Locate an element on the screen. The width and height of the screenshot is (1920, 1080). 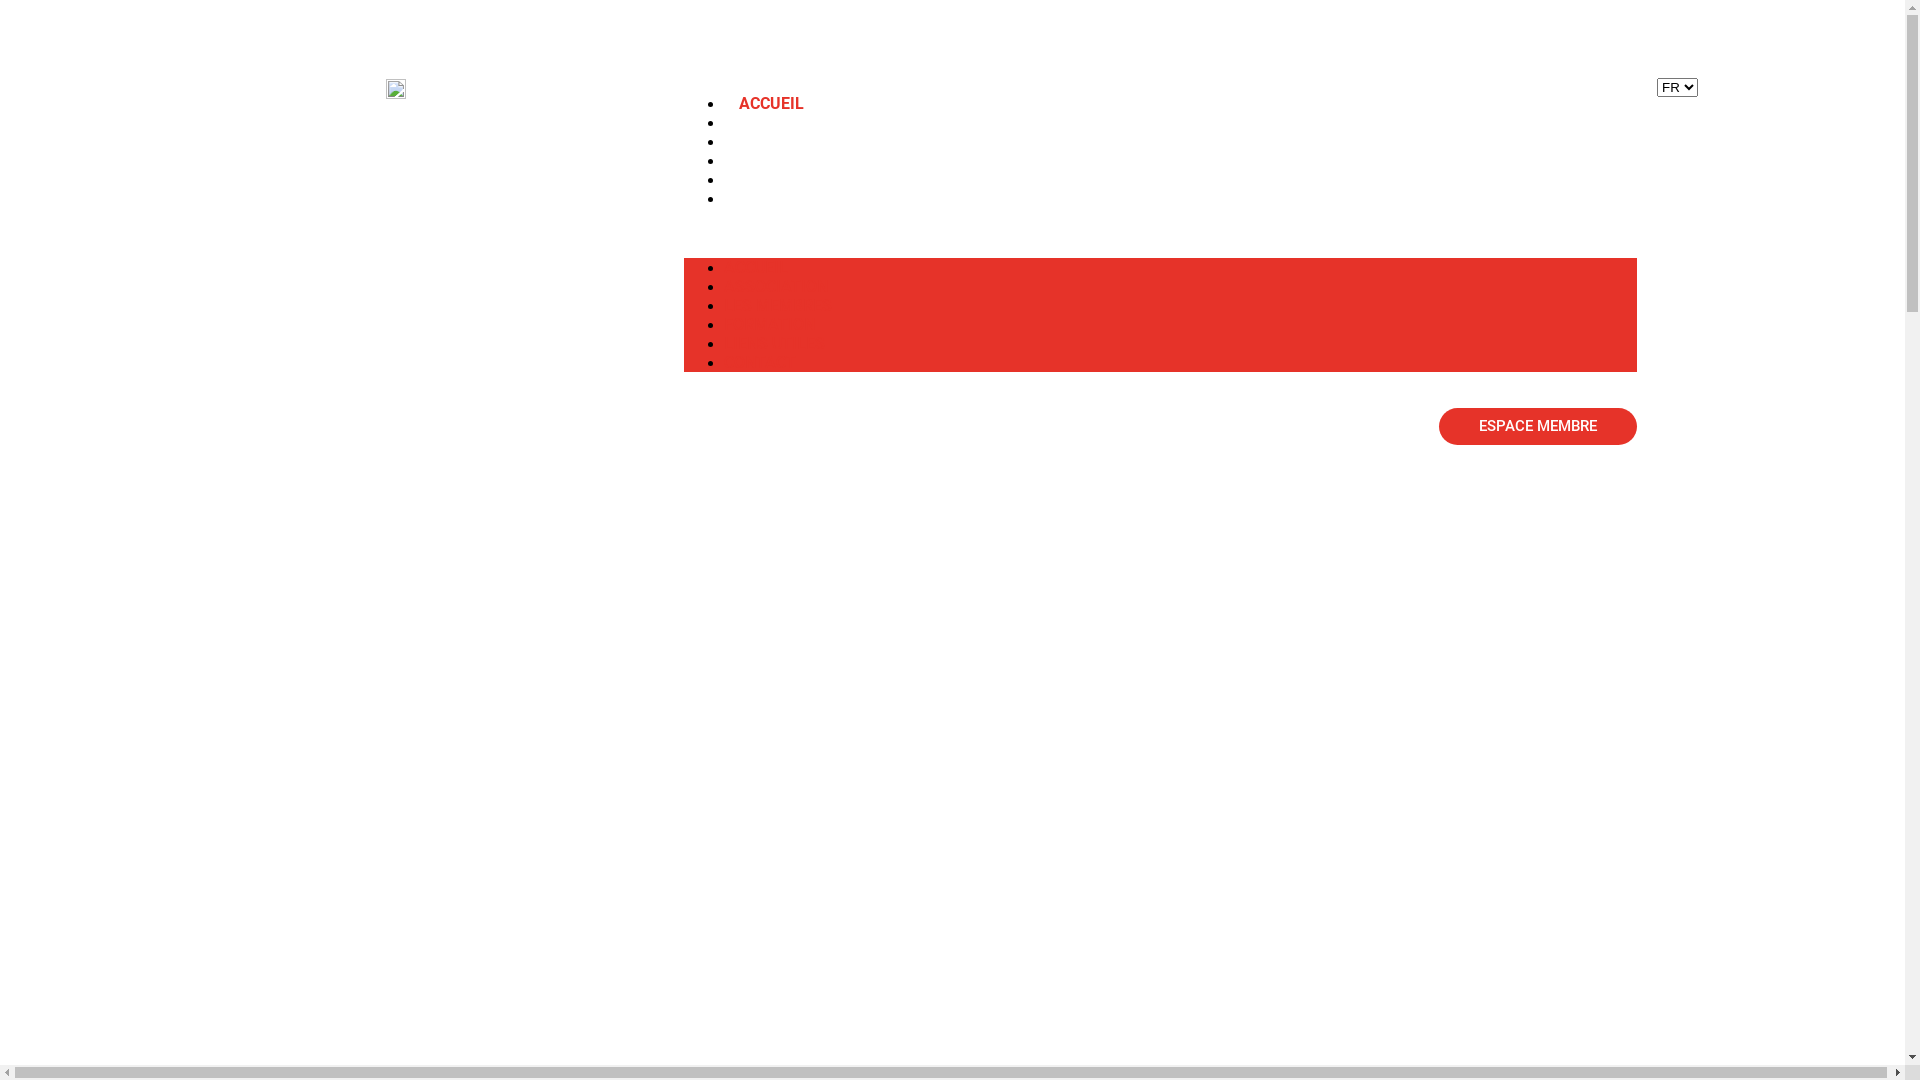
'ACCUEIL' is located at coordinates (770, 103).